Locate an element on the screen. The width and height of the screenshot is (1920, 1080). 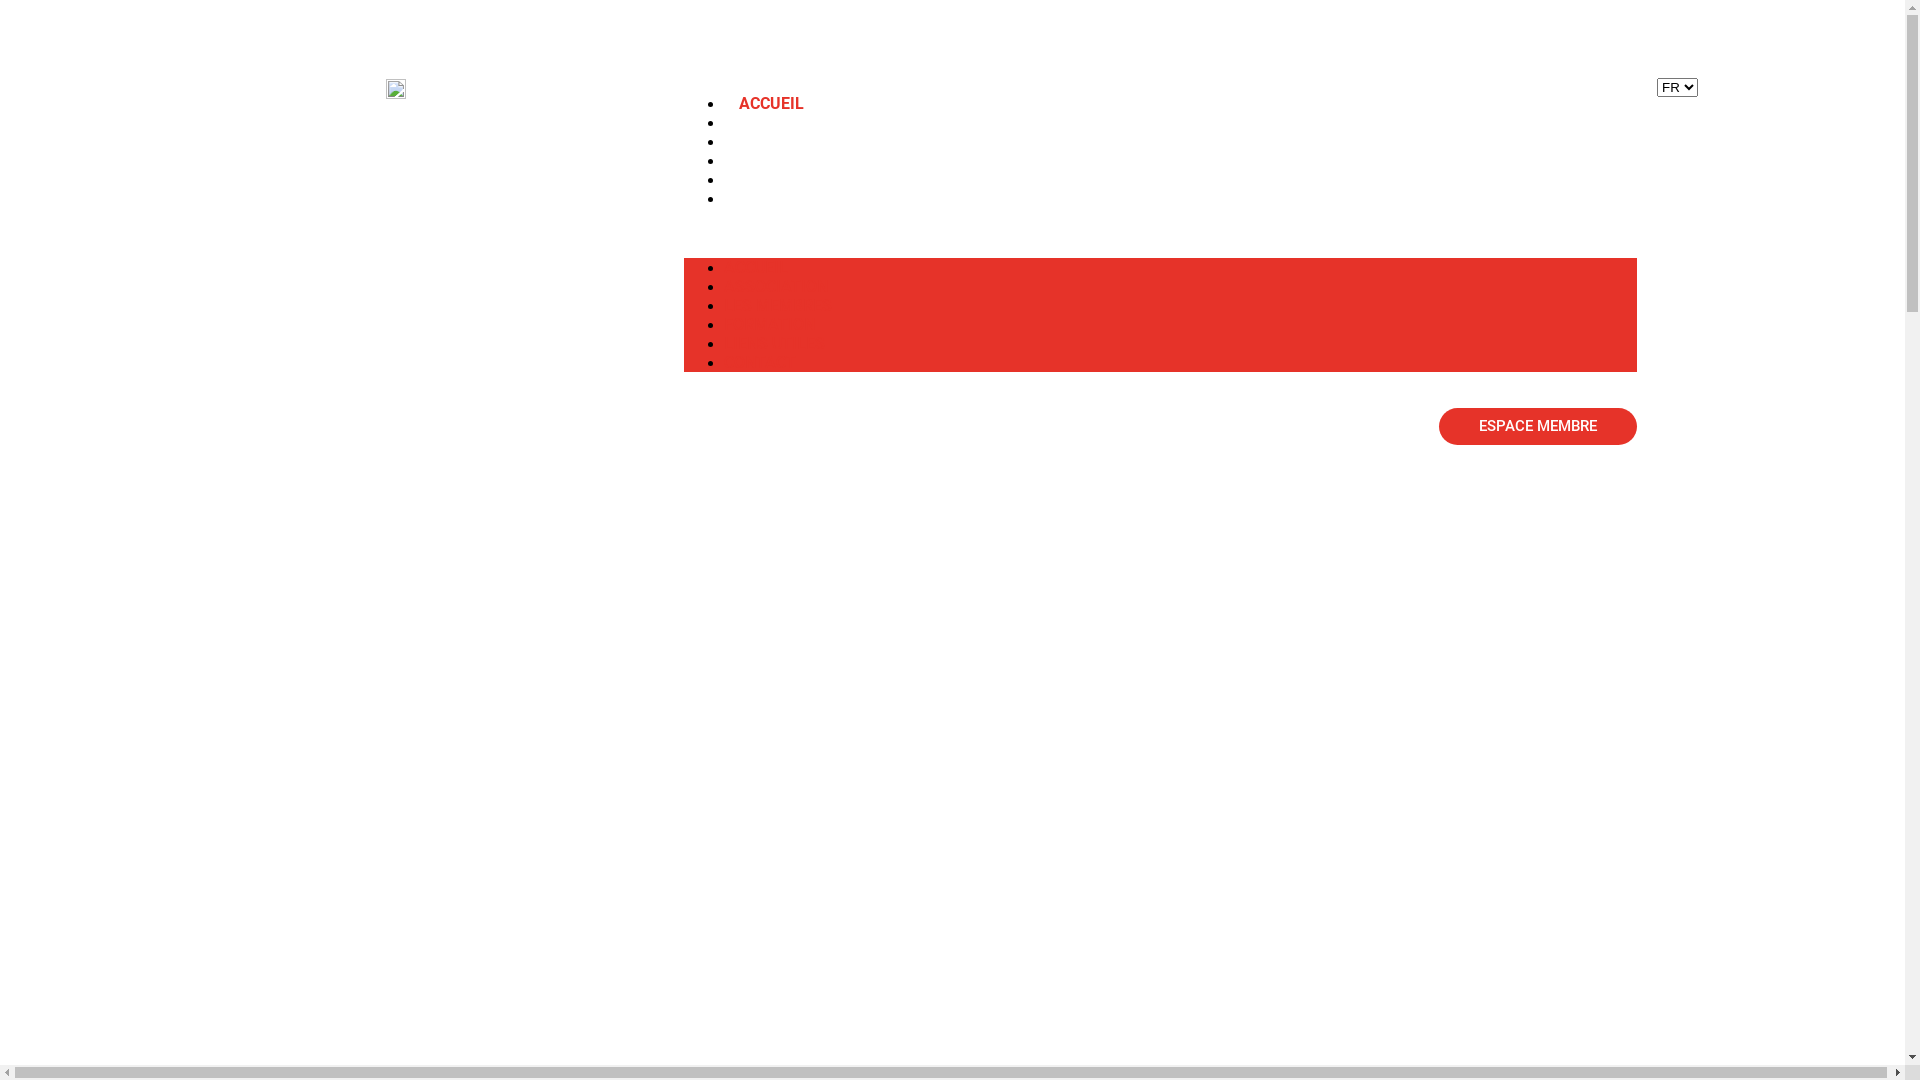
'ACCUEIL' is located at coordinates (770, 103).